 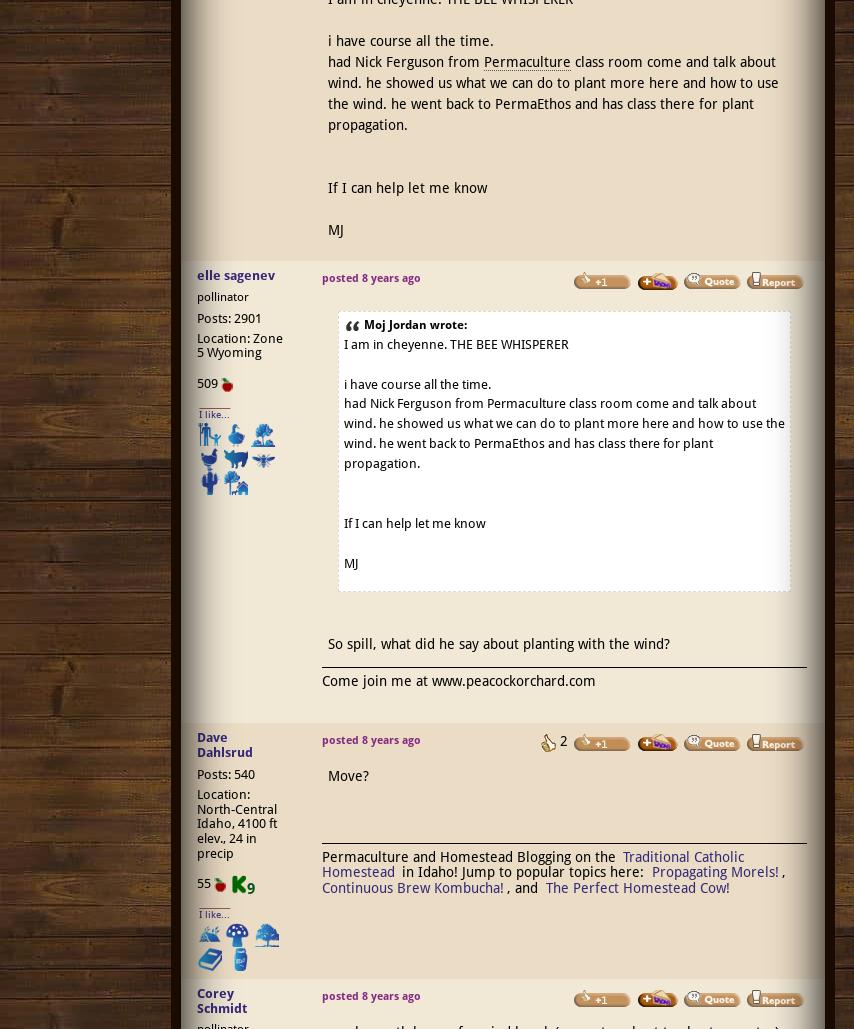 I want to click on 'Permaculture and Homestead Blogging on the', so click(x=470, y=855).